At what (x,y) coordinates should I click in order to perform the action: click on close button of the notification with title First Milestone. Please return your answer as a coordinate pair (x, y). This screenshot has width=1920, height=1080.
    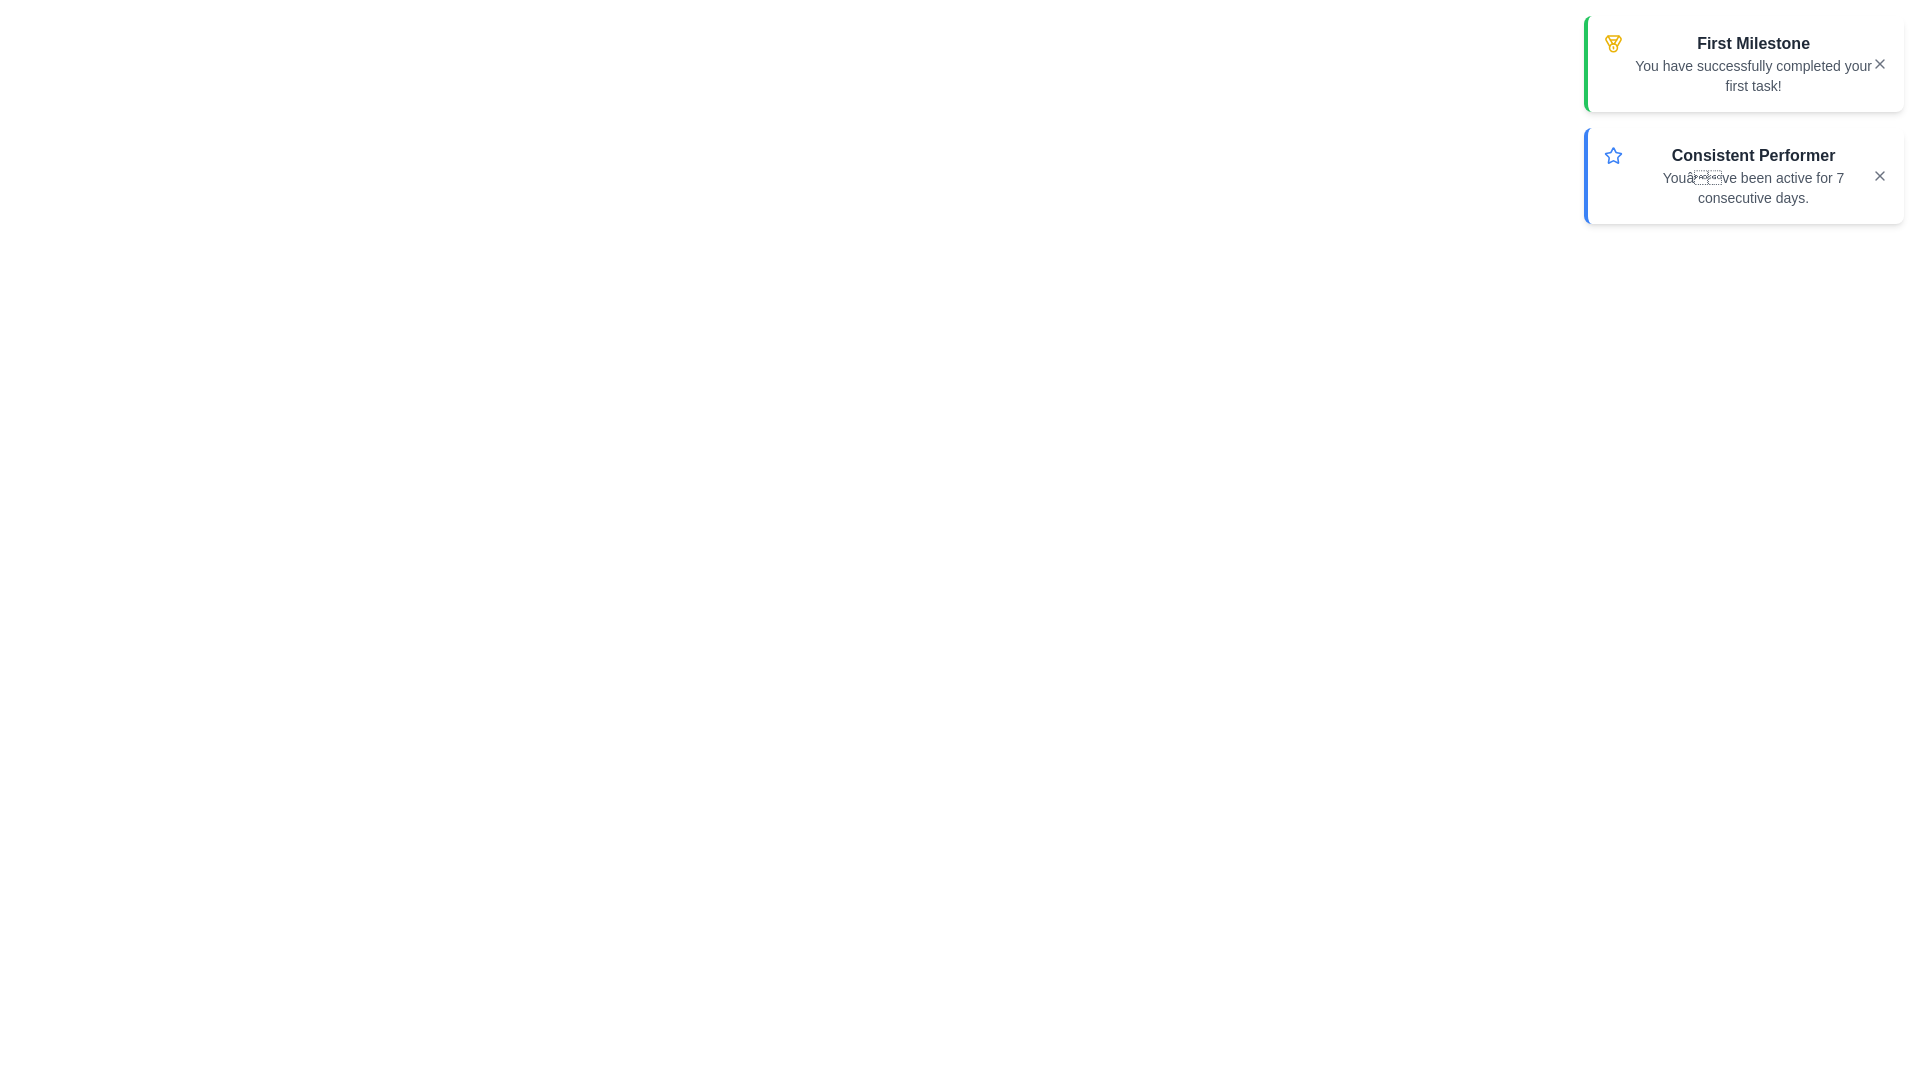
    Looking at the image, I should click on (1879, 63).